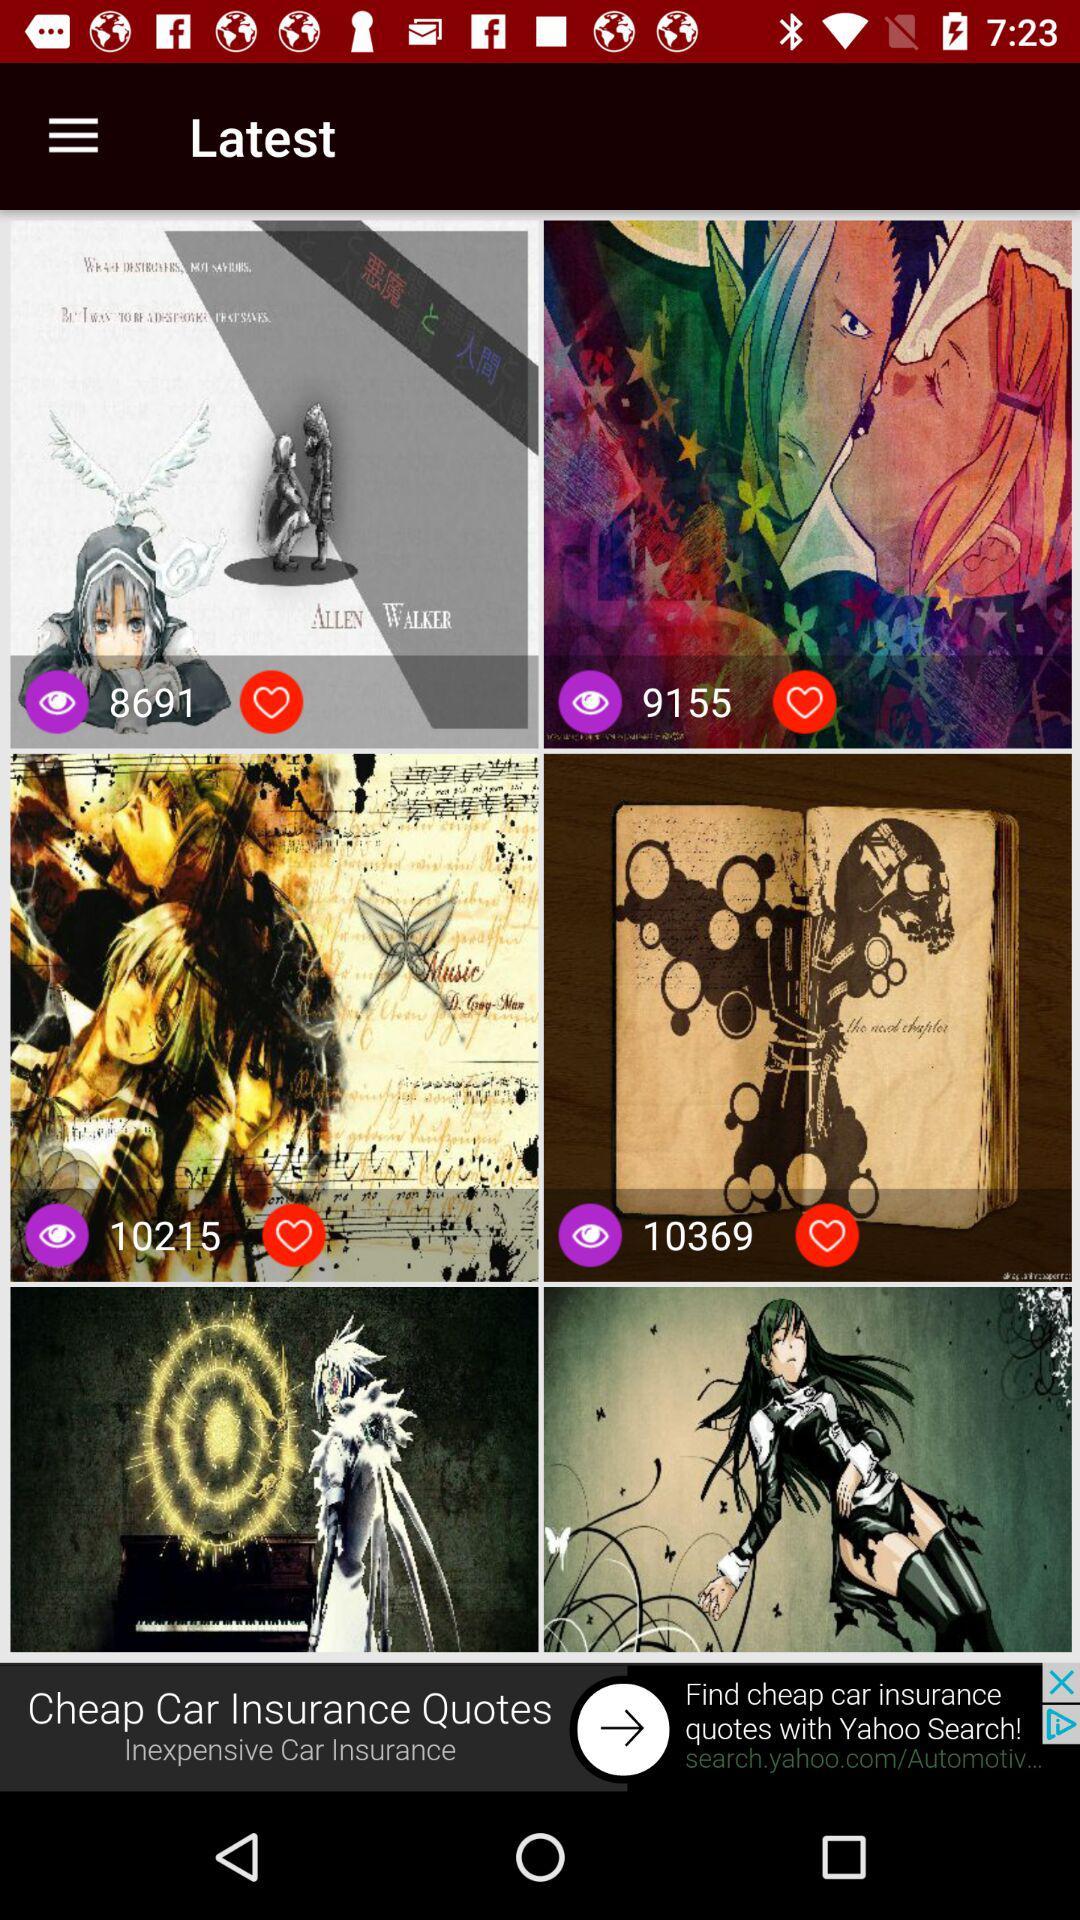 The height and width of the screenshot is (1920, 1080). What do you see at coordinates (803, 701) in the screenshot?
I see `like option` at bounding box center [803, 701].